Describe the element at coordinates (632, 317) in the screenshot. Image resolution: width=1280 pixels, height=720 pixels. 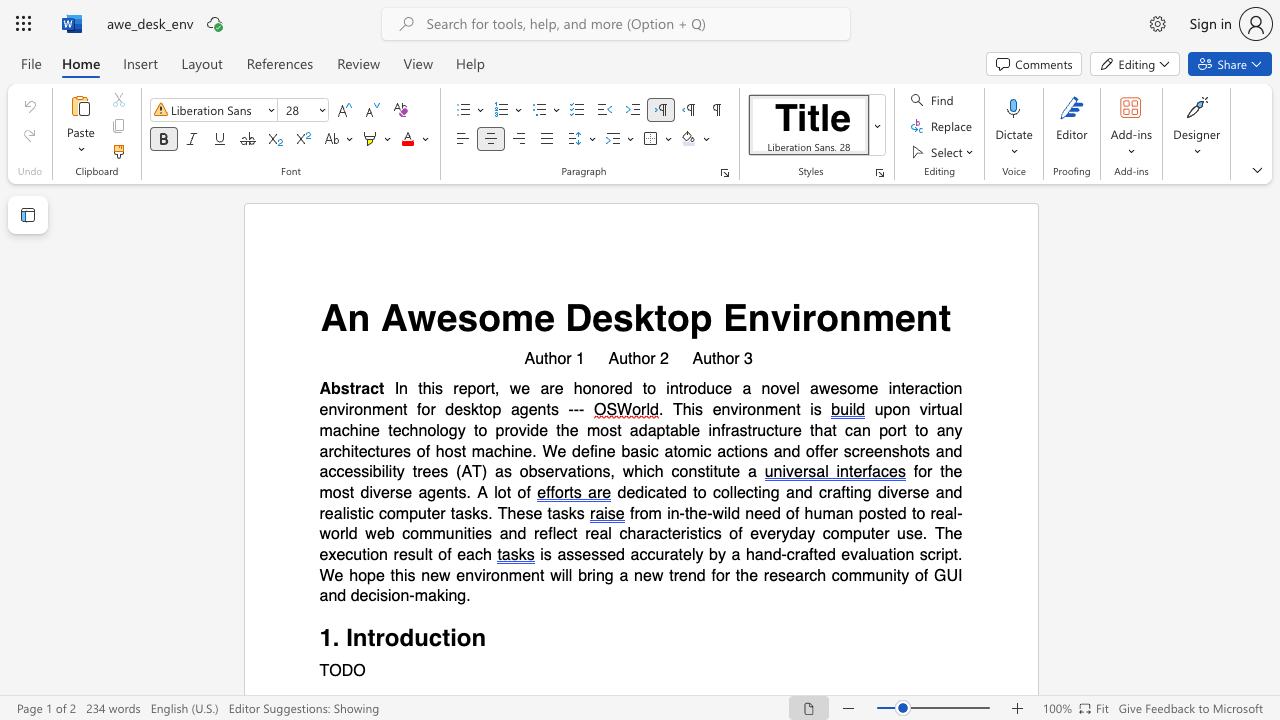
I see `the subset text "ktop Environment" within the text "An Awesome Desktop Environment"` at that location.